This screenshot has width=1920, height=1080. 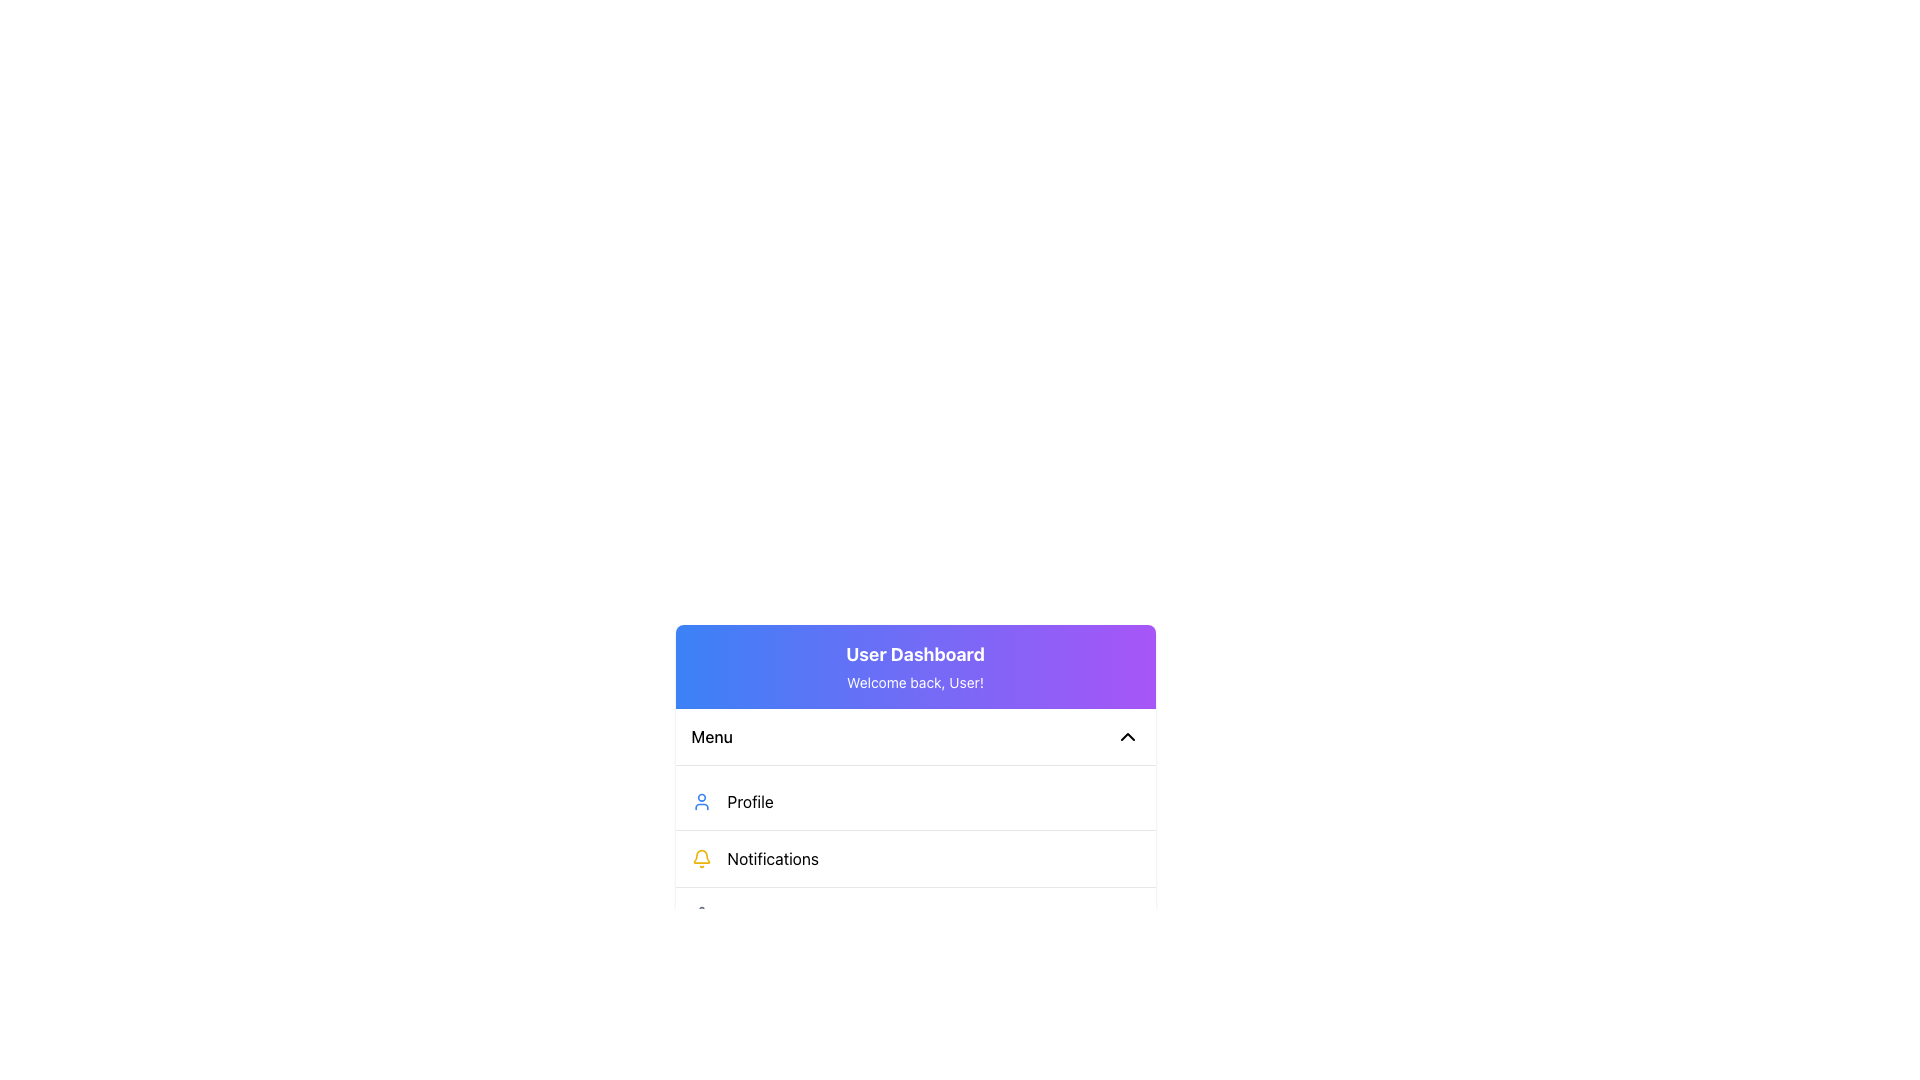 I want to click on the complex-shaped gear icon located in the last section of the vertical menu, so click(x=701, y=915).